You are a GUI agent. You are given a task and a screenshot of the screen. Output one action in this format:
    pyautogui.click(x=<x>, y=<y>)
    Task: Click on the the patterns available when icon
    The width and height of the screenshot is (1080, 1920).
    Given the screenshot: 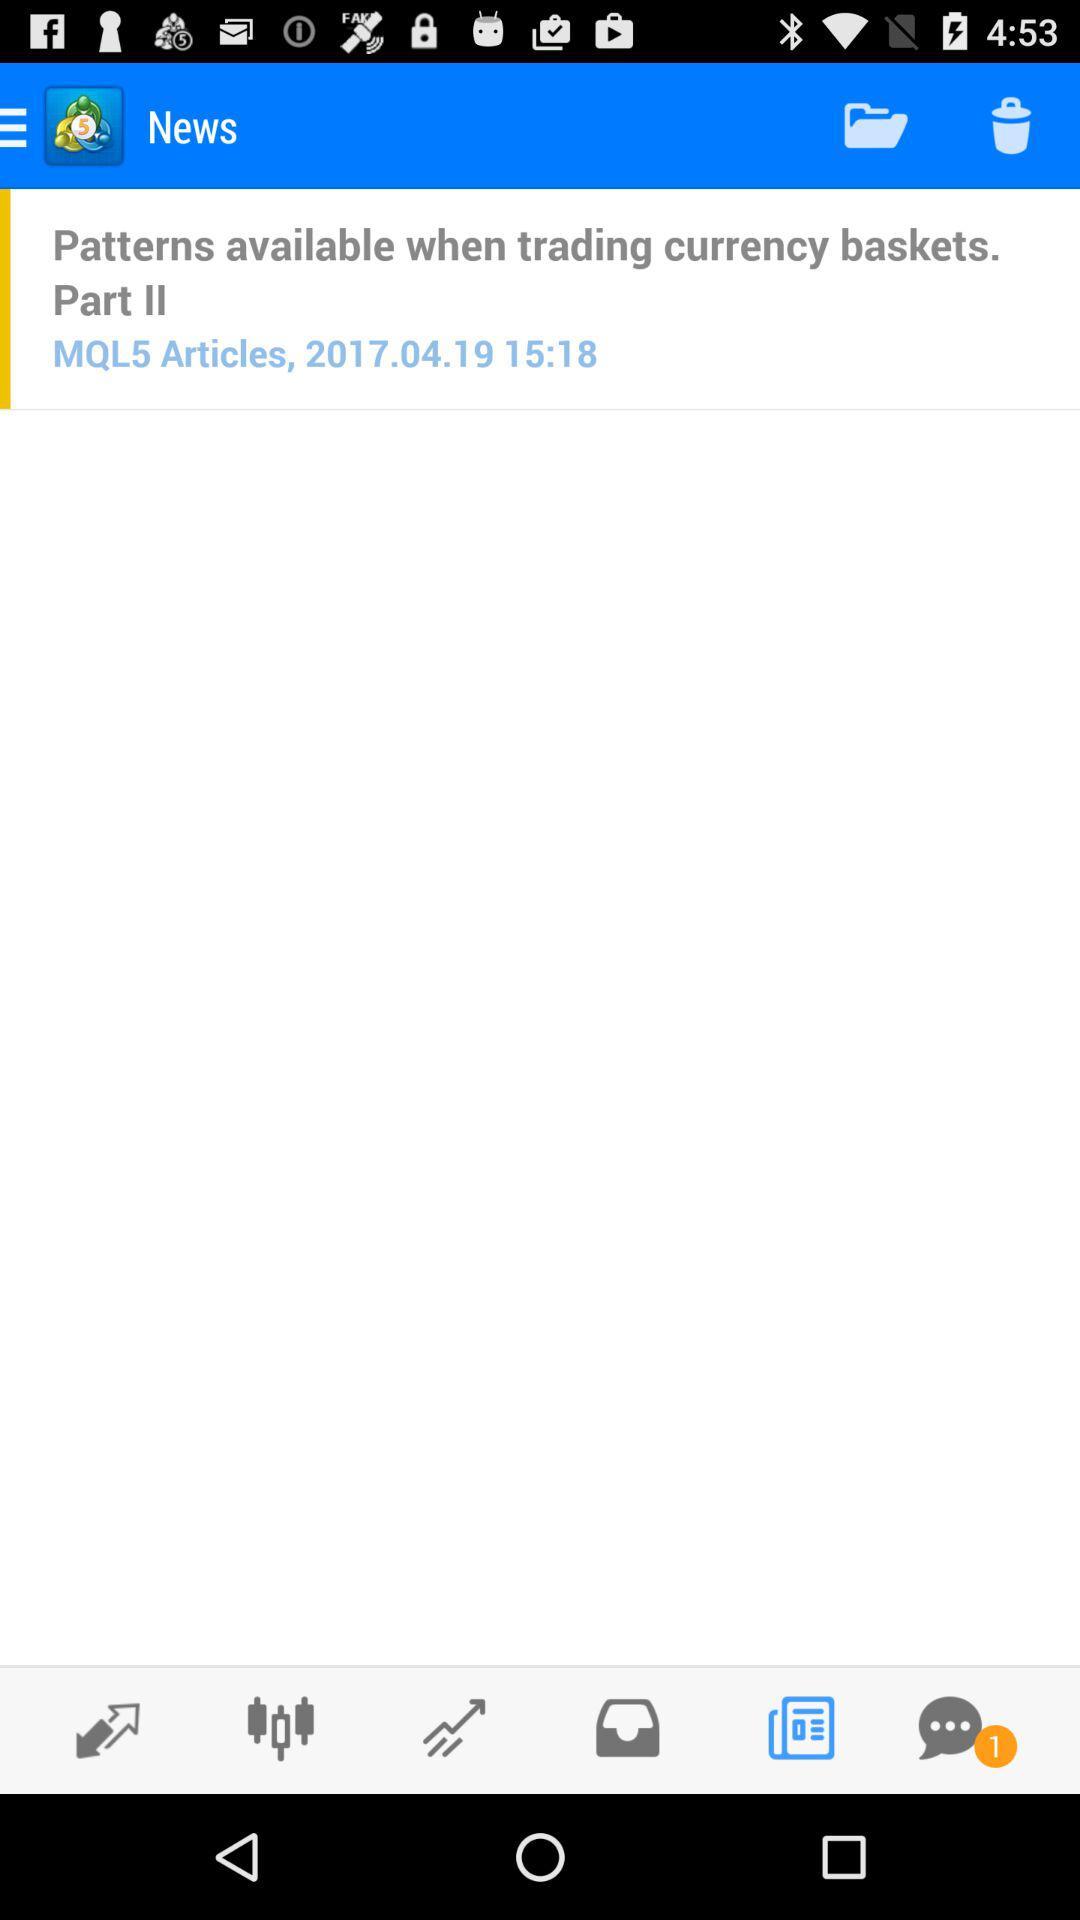 What is the action you would take?
    pyautogui.click(x=545, y=270)
    